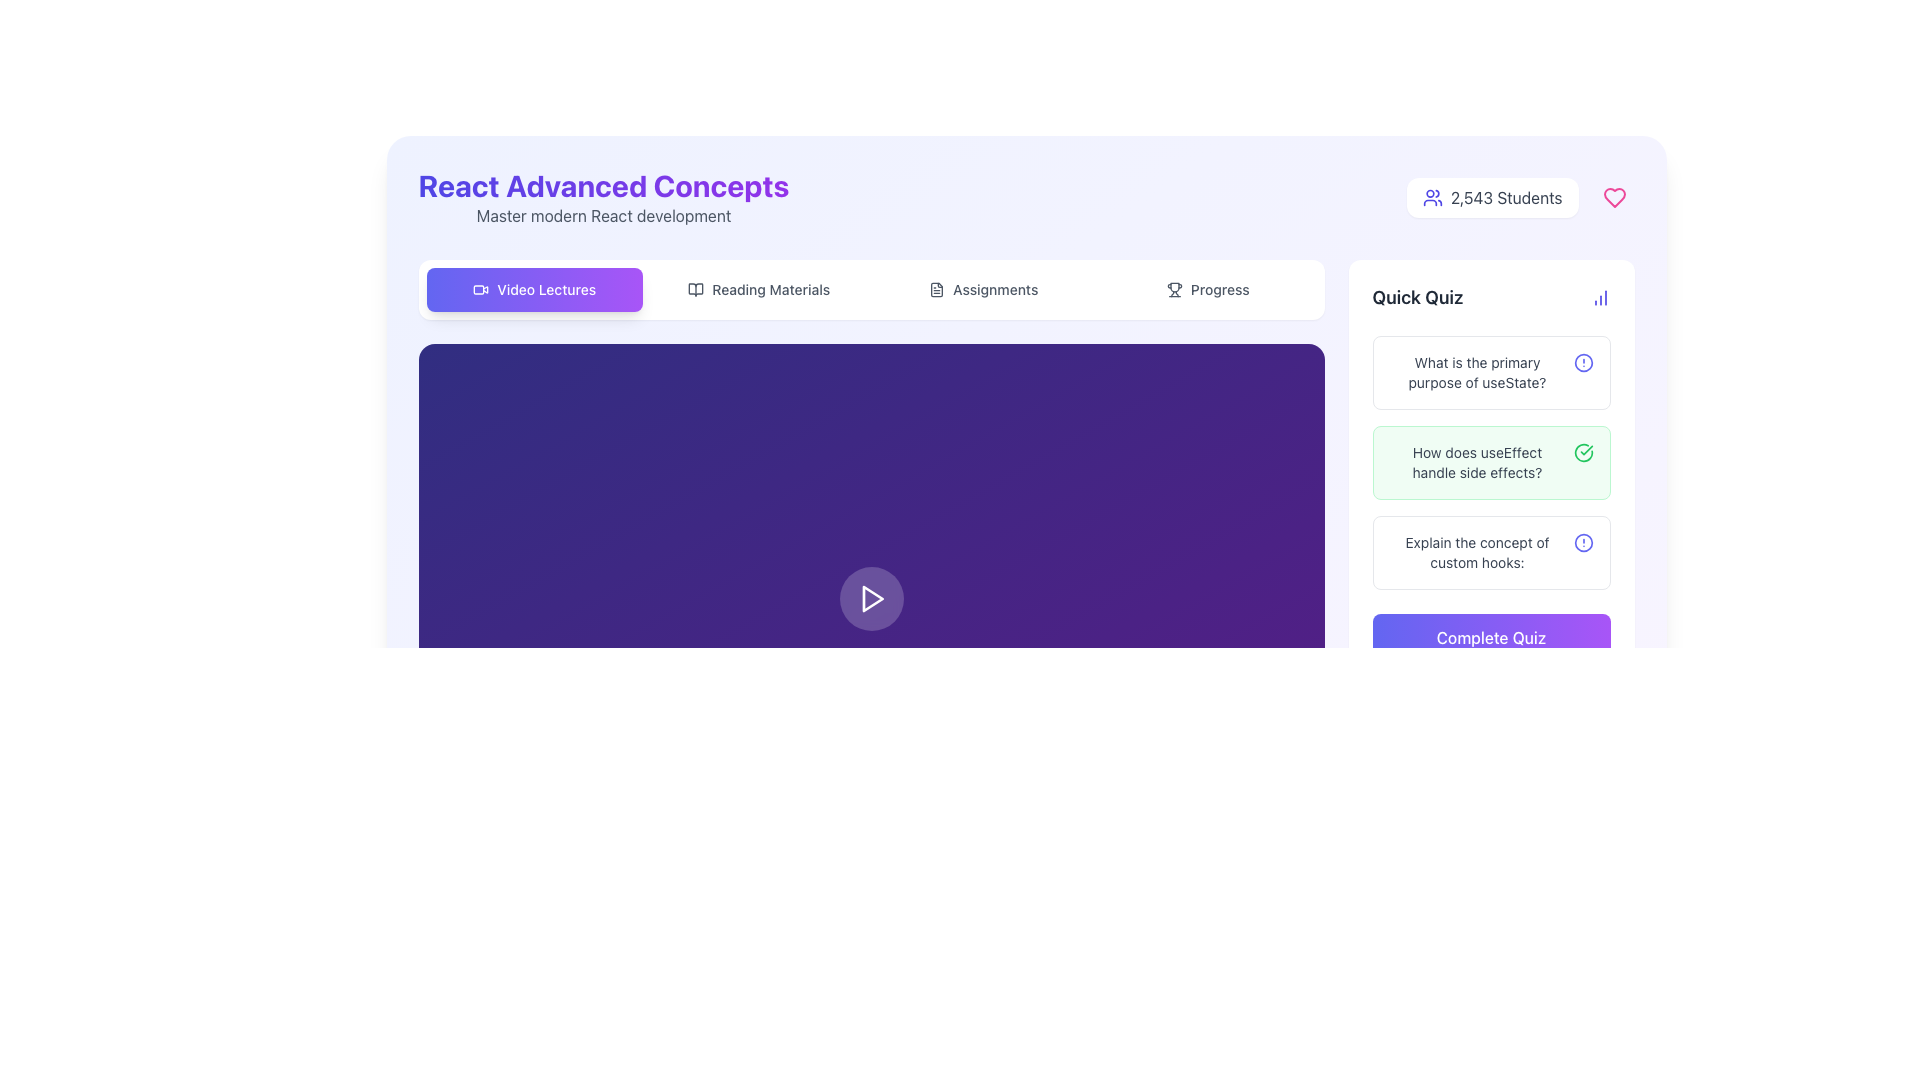 The height and width of the screenshot is (1080, 1920). I want to click on the informational display showing '2,543 Students' with a blue icon, located in the upper-right section of the interface, so click(1492, 197).